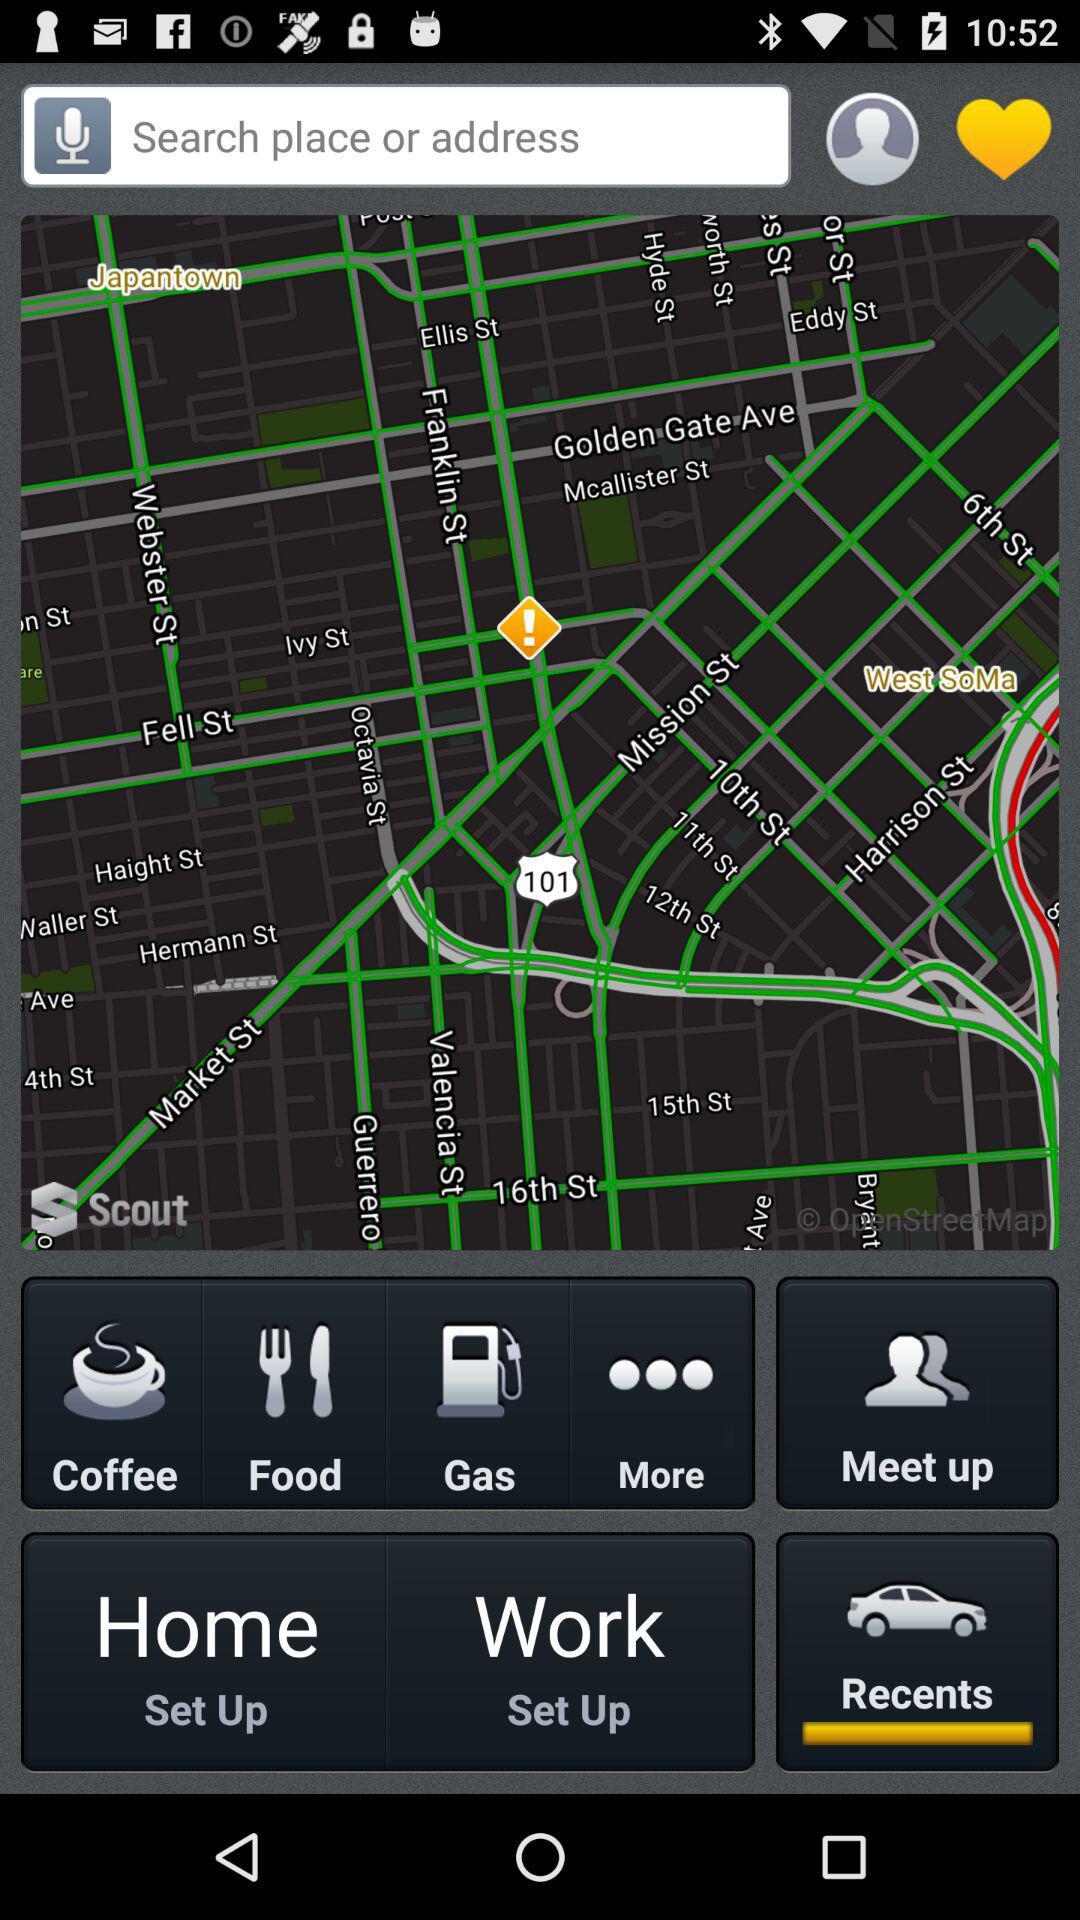 The height and width of the screenshot is (1920, 1080). What do you see at coordinates (917, 1367) in the screenshot?
I see `the user icon which is above the text meet up` at bounding box center [917, 1367].